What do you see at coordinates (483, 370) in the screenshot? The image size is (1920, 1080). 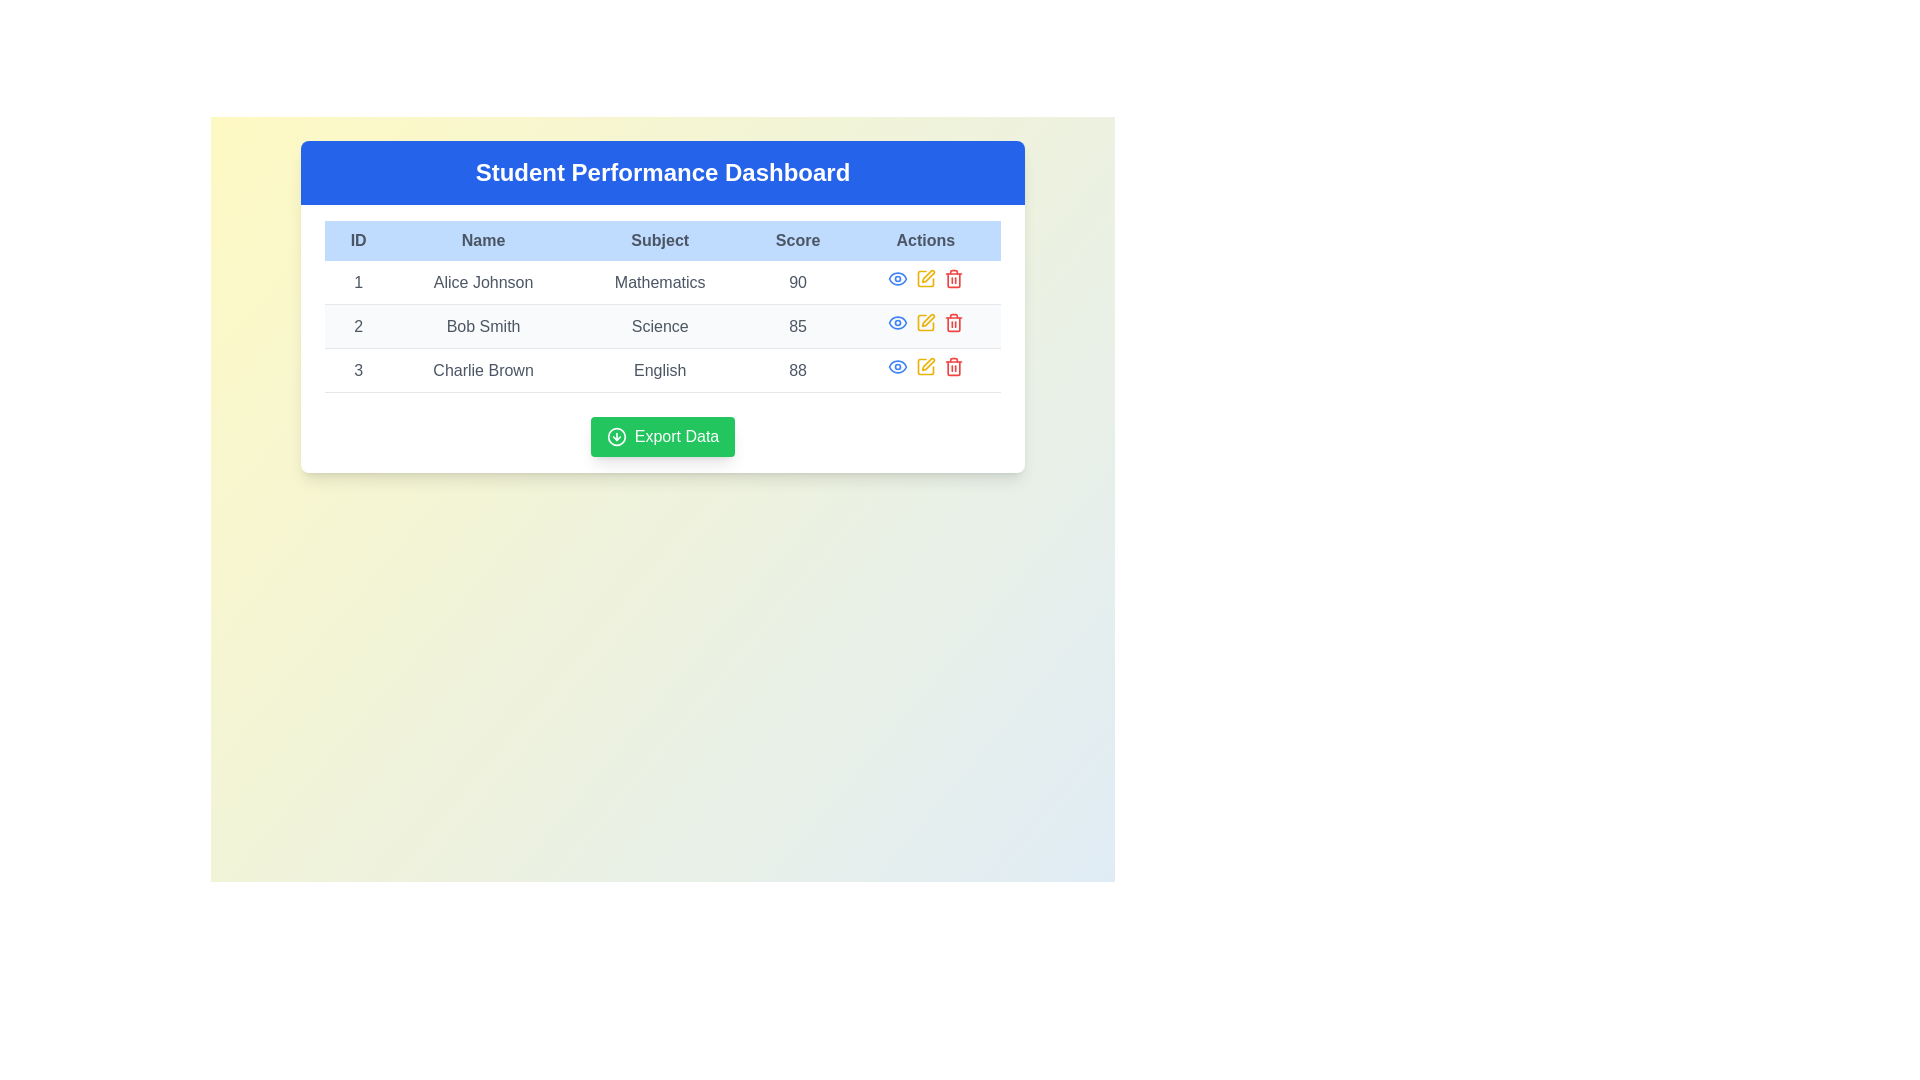 I see `the static text element displaying the name 'Charlie Brown' in the third row of the table under the 'Name' column` at bounding box center [483, 370].